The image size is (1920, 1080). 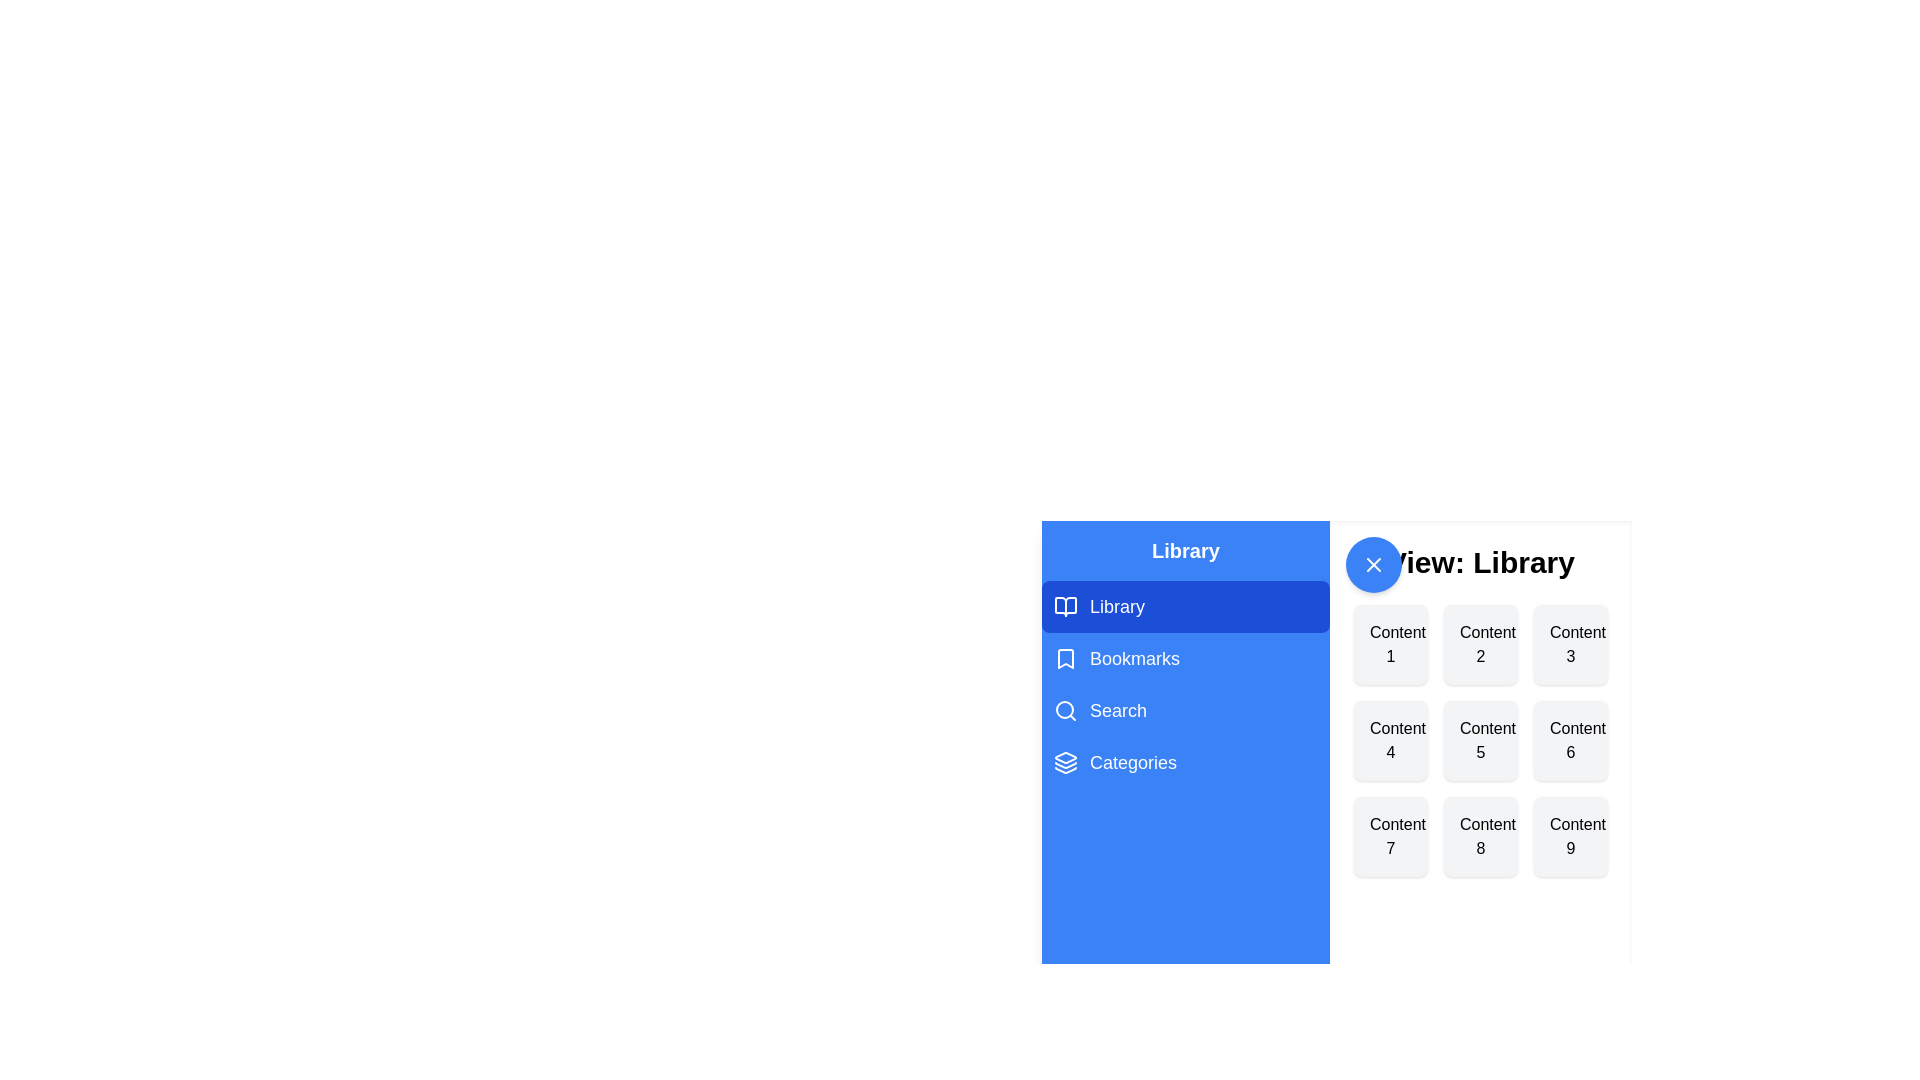 What do you see at coordinates (1372, 564) in the screenshot?
I see `button with the X icon to close the drawer` at bounding box center [1372, 564].